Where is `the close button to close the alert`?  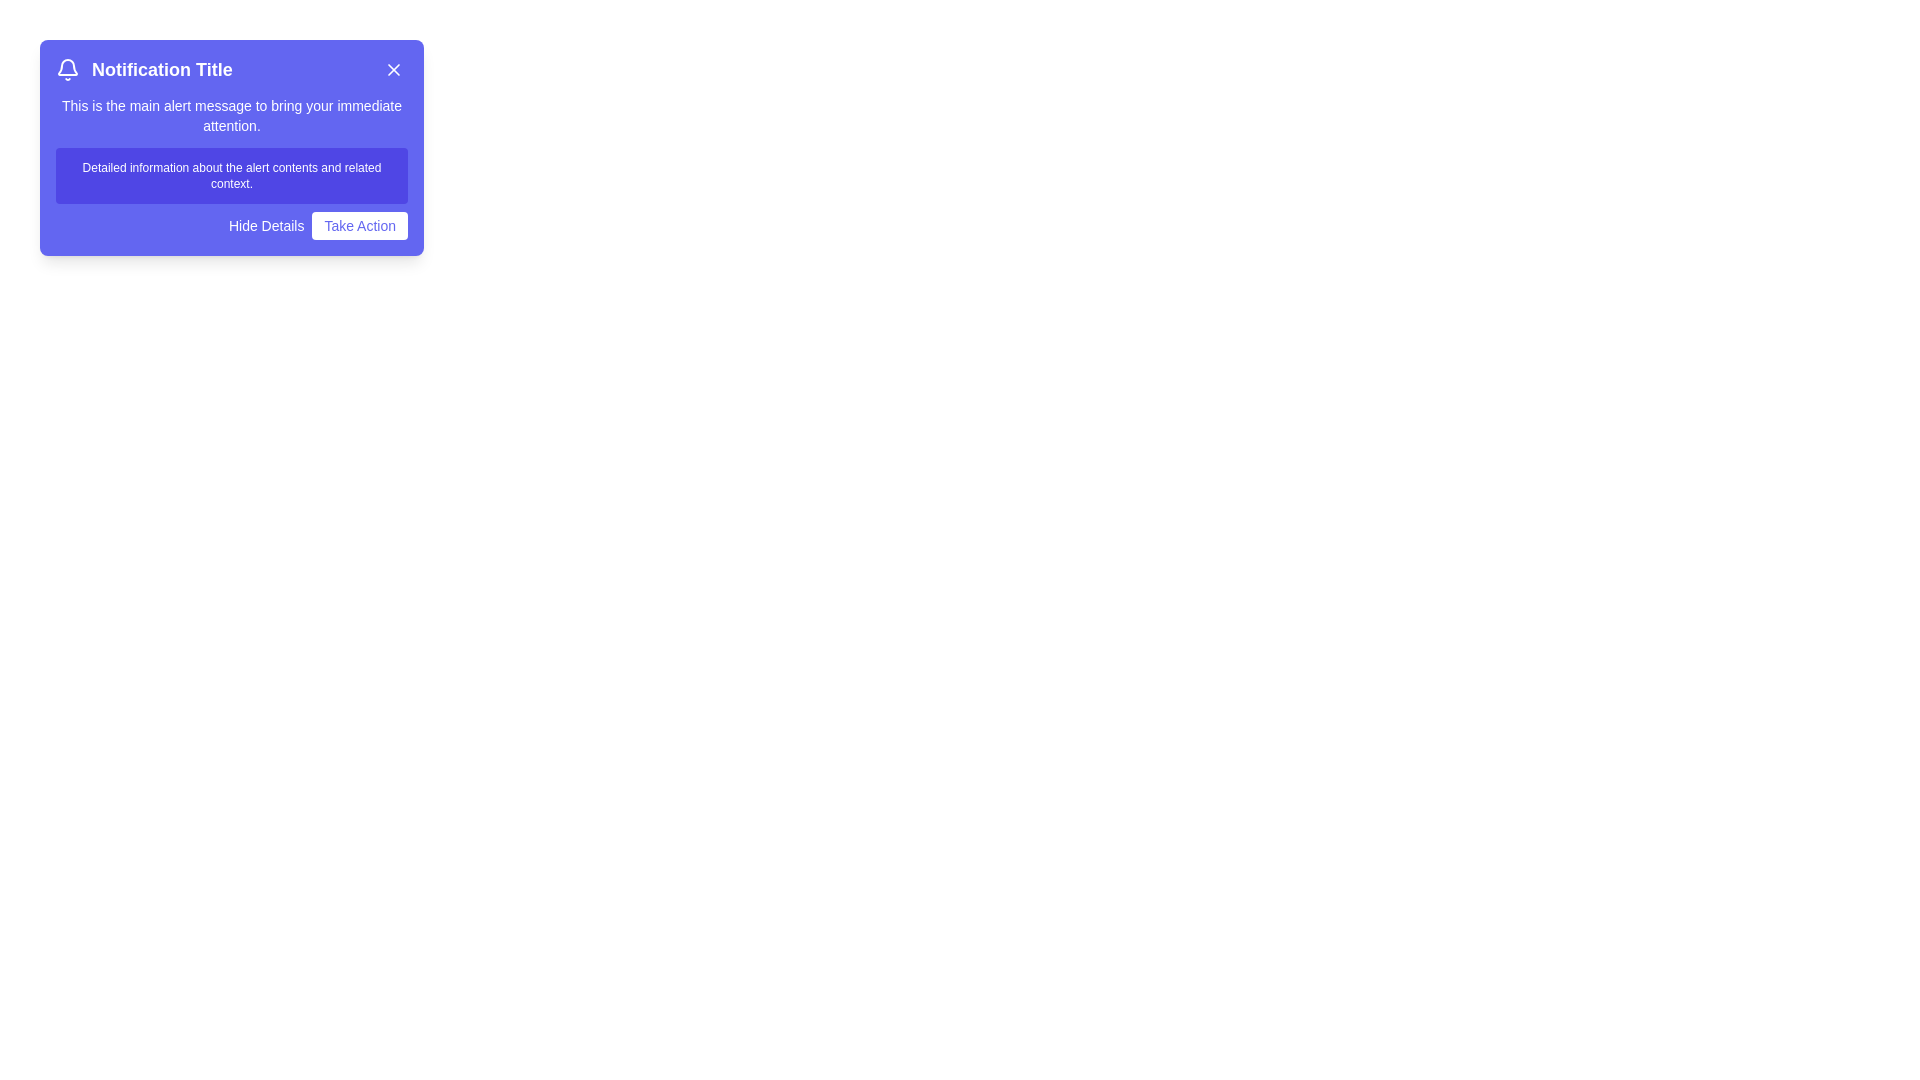 the close button to close the alert is located at coordinates (393, 68).